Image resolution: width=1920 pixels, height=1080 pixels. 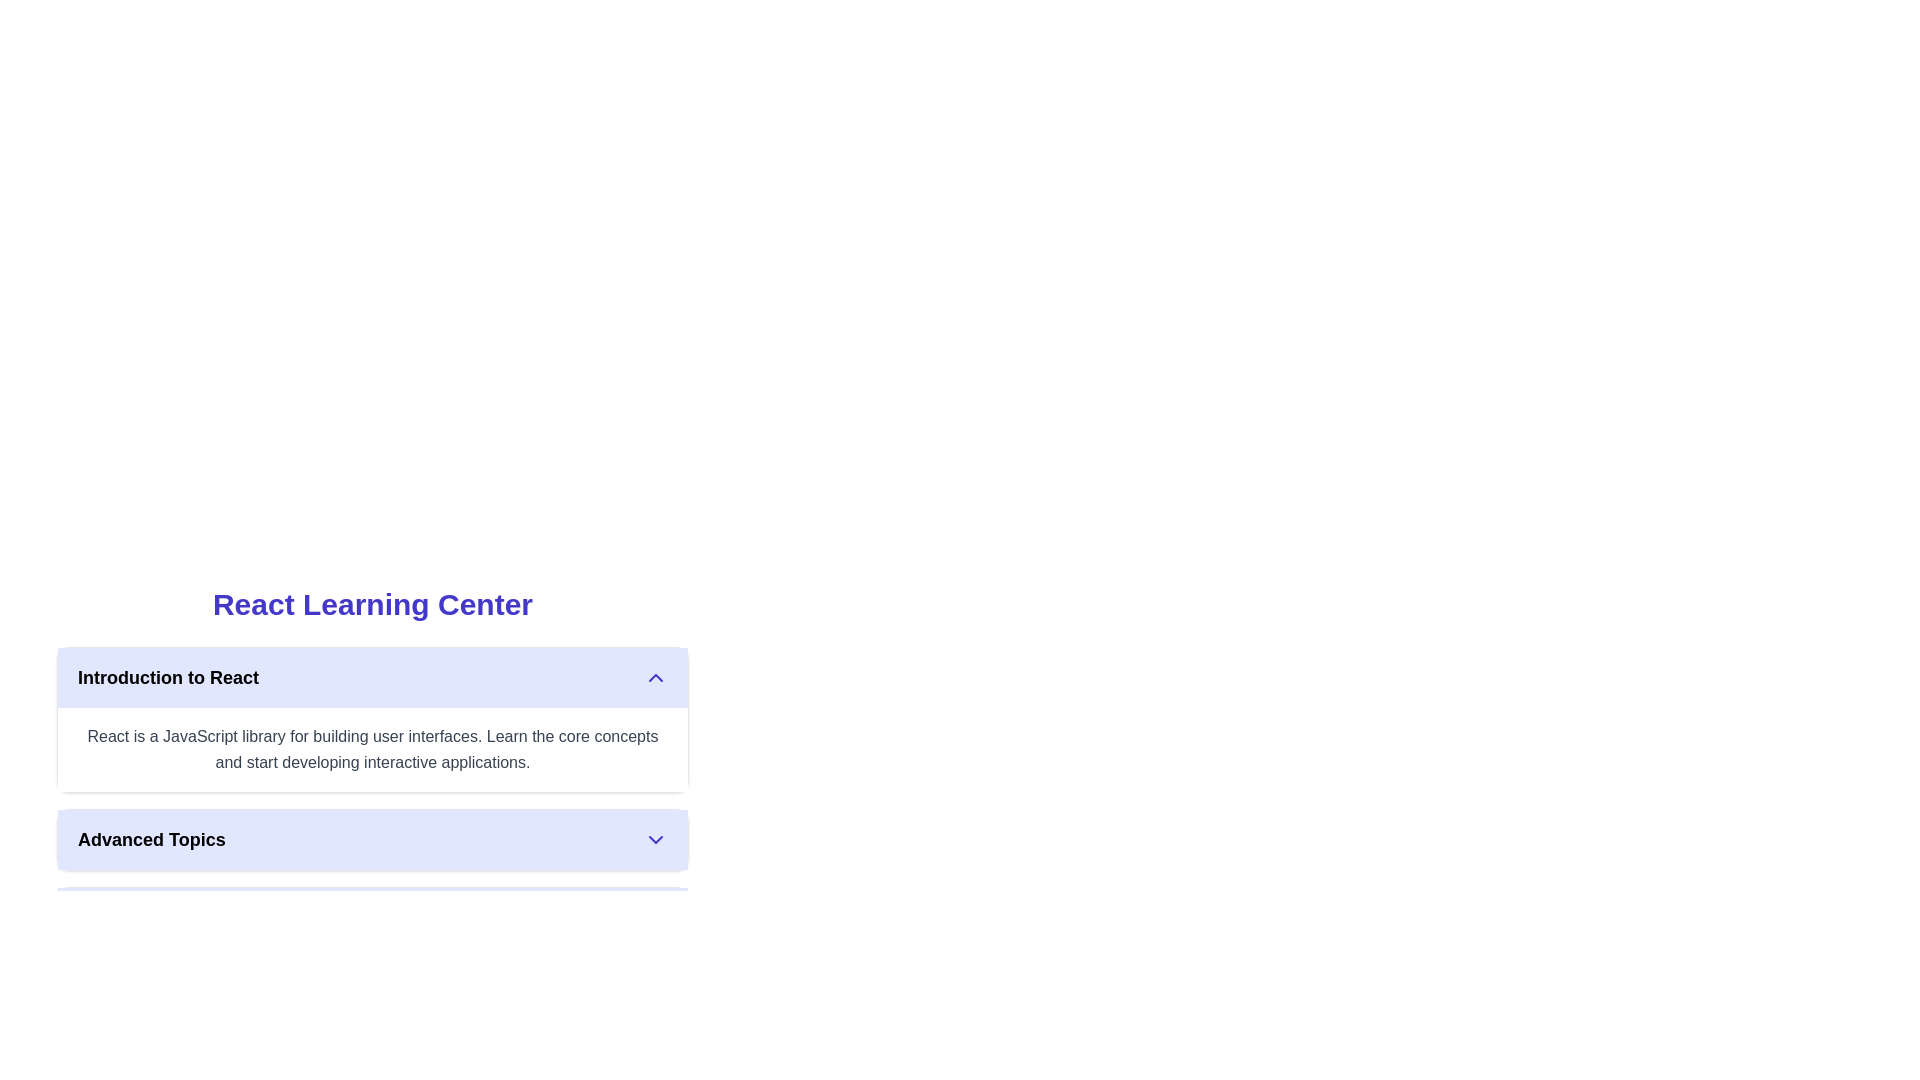 What do you see at coordinates (373, 840) in the screenshot?
I see `the button that expands or collapses the 'Advanced Topics' section in the 'React Learning Center' interface, located at the bottom of the 'React Learning Center' section` at bounding box center [373, 840].